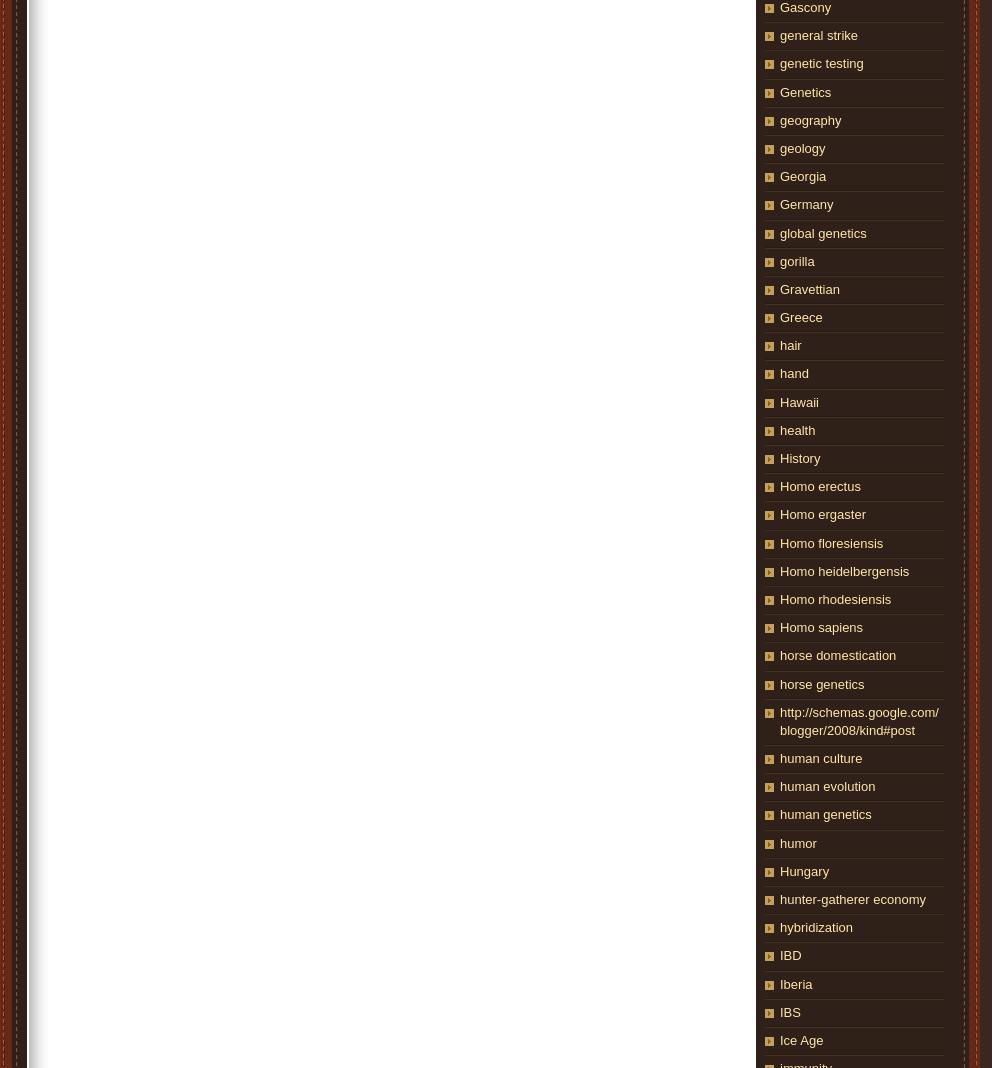  I want to click on 'Greece', so click(801, 316).